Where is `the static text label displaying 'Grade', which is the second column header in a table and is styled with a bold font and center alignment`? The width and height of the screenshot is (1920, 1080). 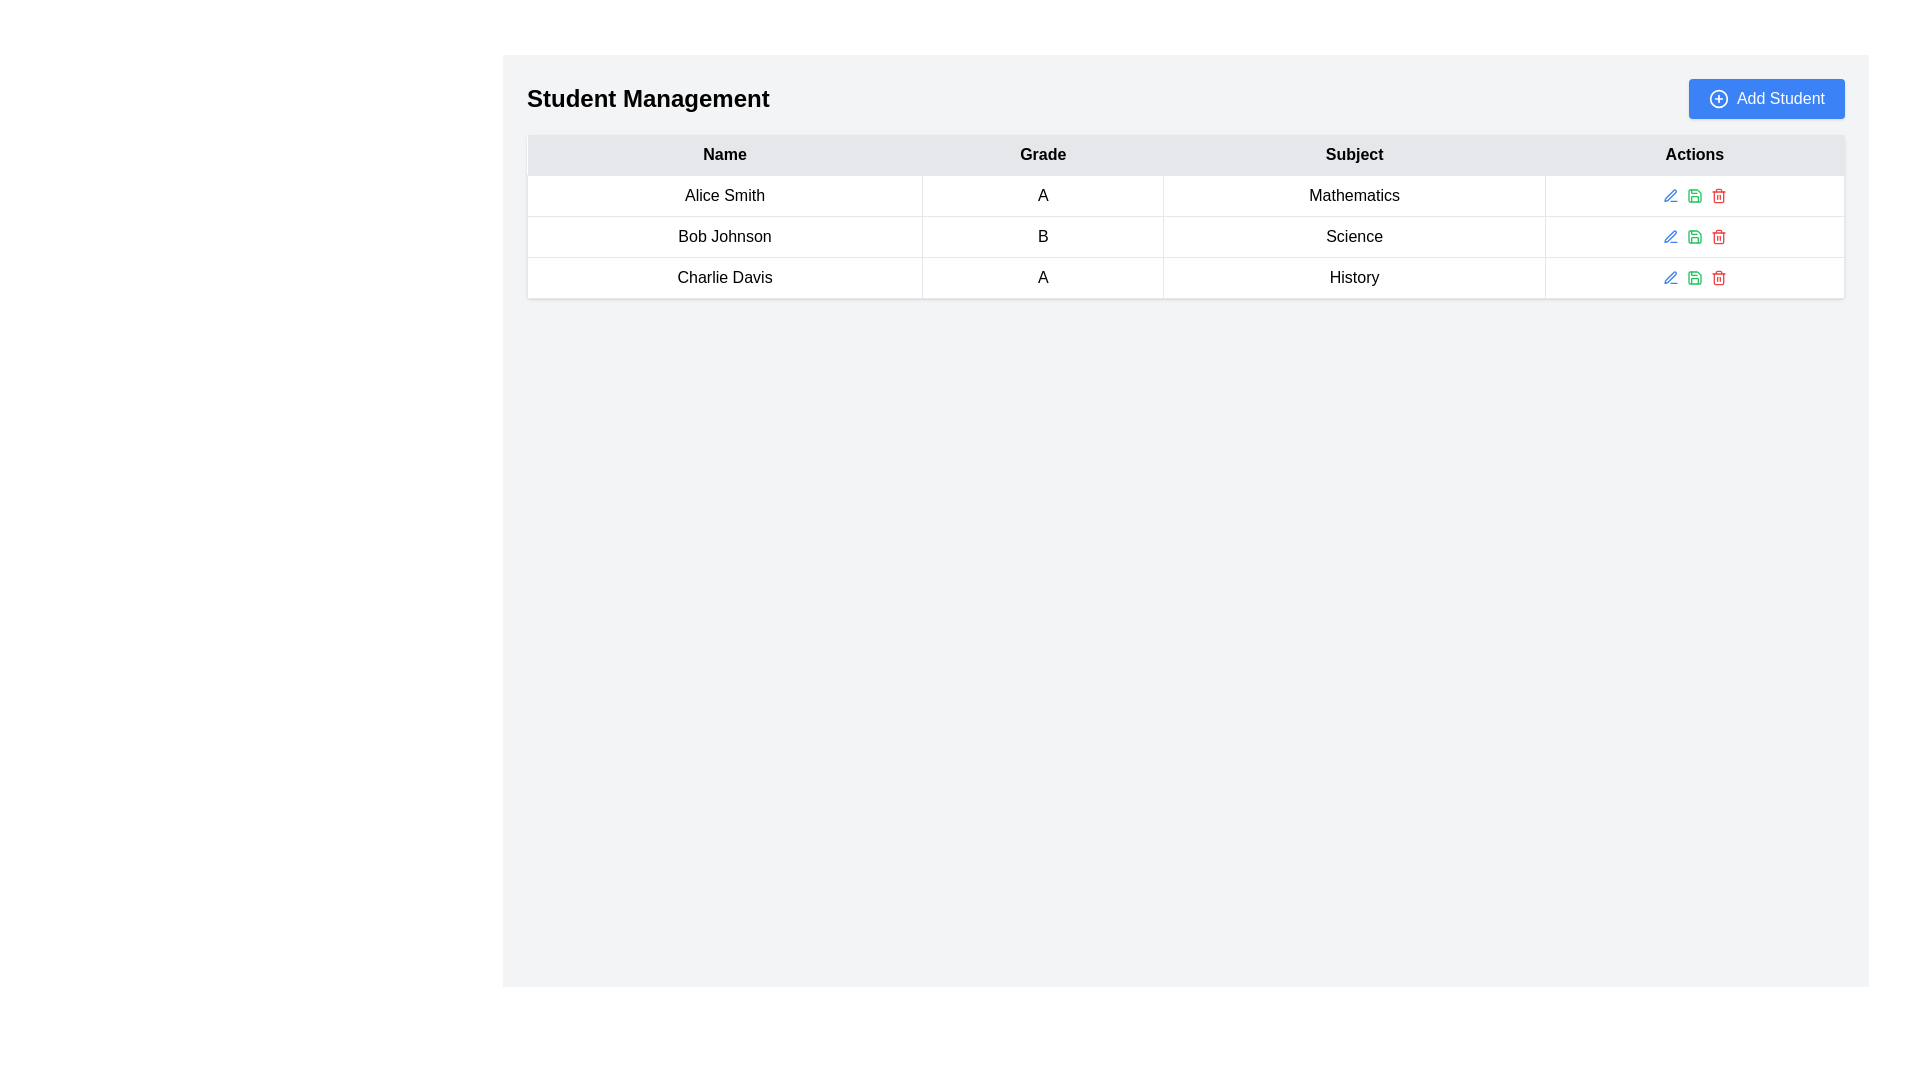
the static text label displaying 'Grade', which is the second column header in a table and is styled with a bold font and center alignment is located at coordinates (1042, 154).